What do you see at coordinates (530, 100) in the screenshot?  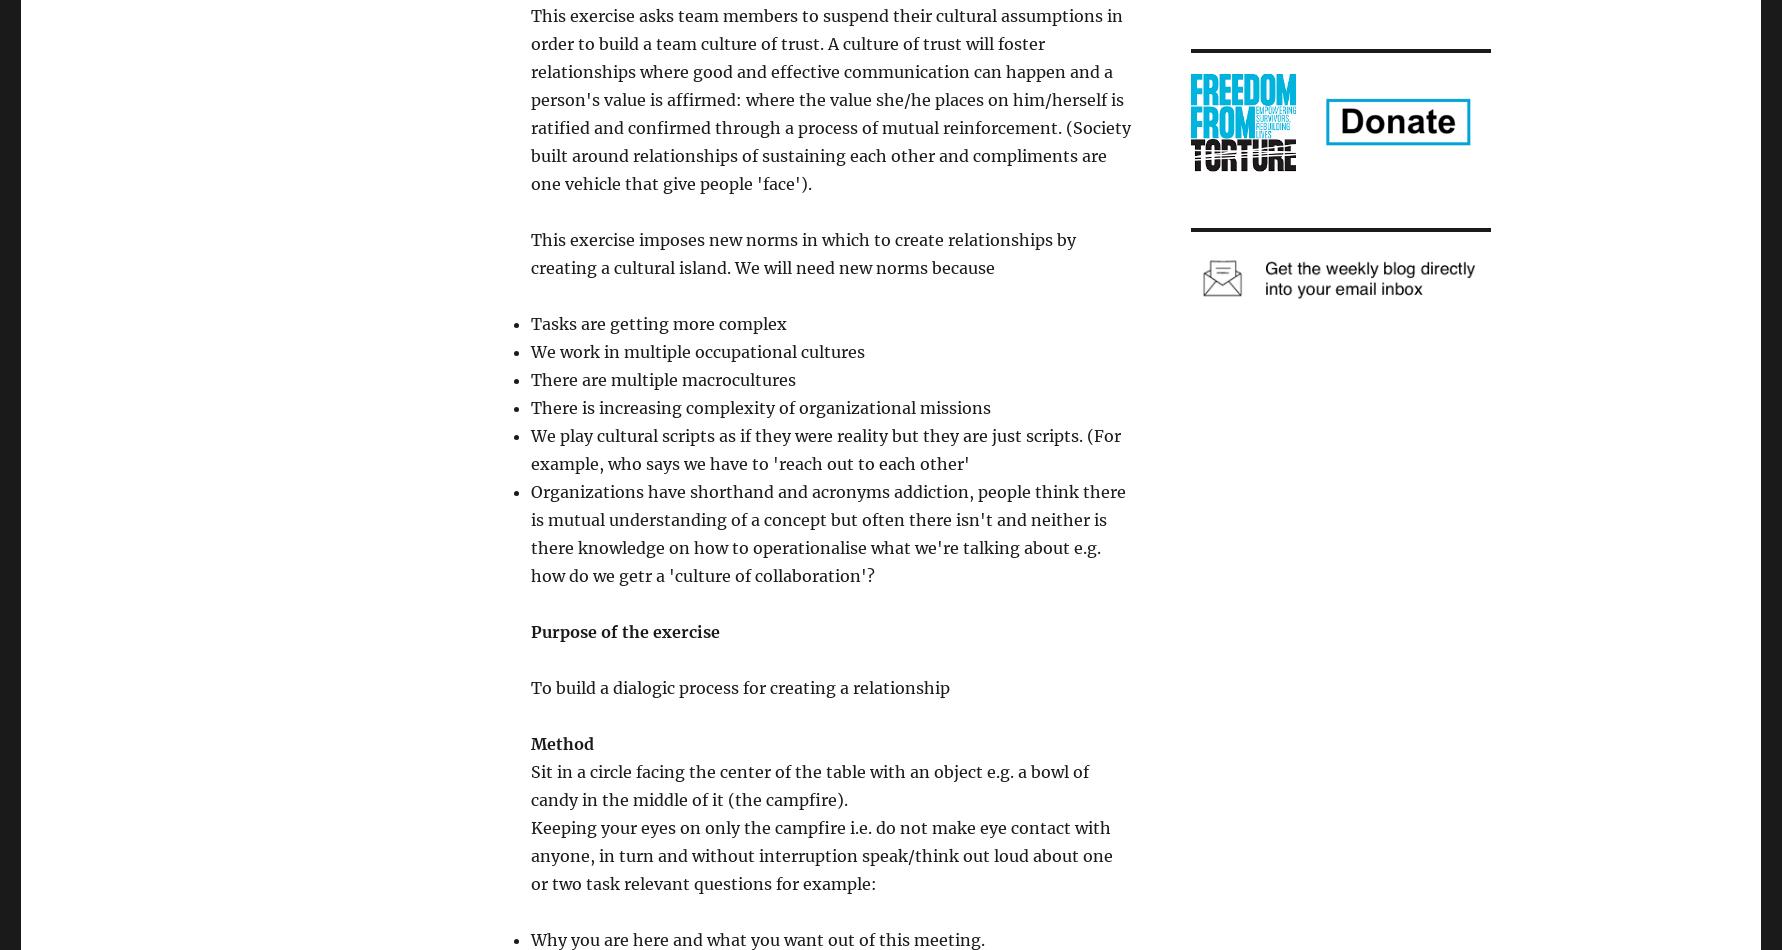 I see `'This exercise asks team members to suspend their cultural assumptions in order to build a team culture of trust.  A culture of trust will foster relationships where good and effective communication can happen and a person's value is affirmed: where the value she/he places on him/herself  is ratified and confirmed through a process of mutual reinforcement.  (Society built around relationships of sustaining each other and compliments are one vehicle that give people 'face').'` at bounding box center [530, 100].